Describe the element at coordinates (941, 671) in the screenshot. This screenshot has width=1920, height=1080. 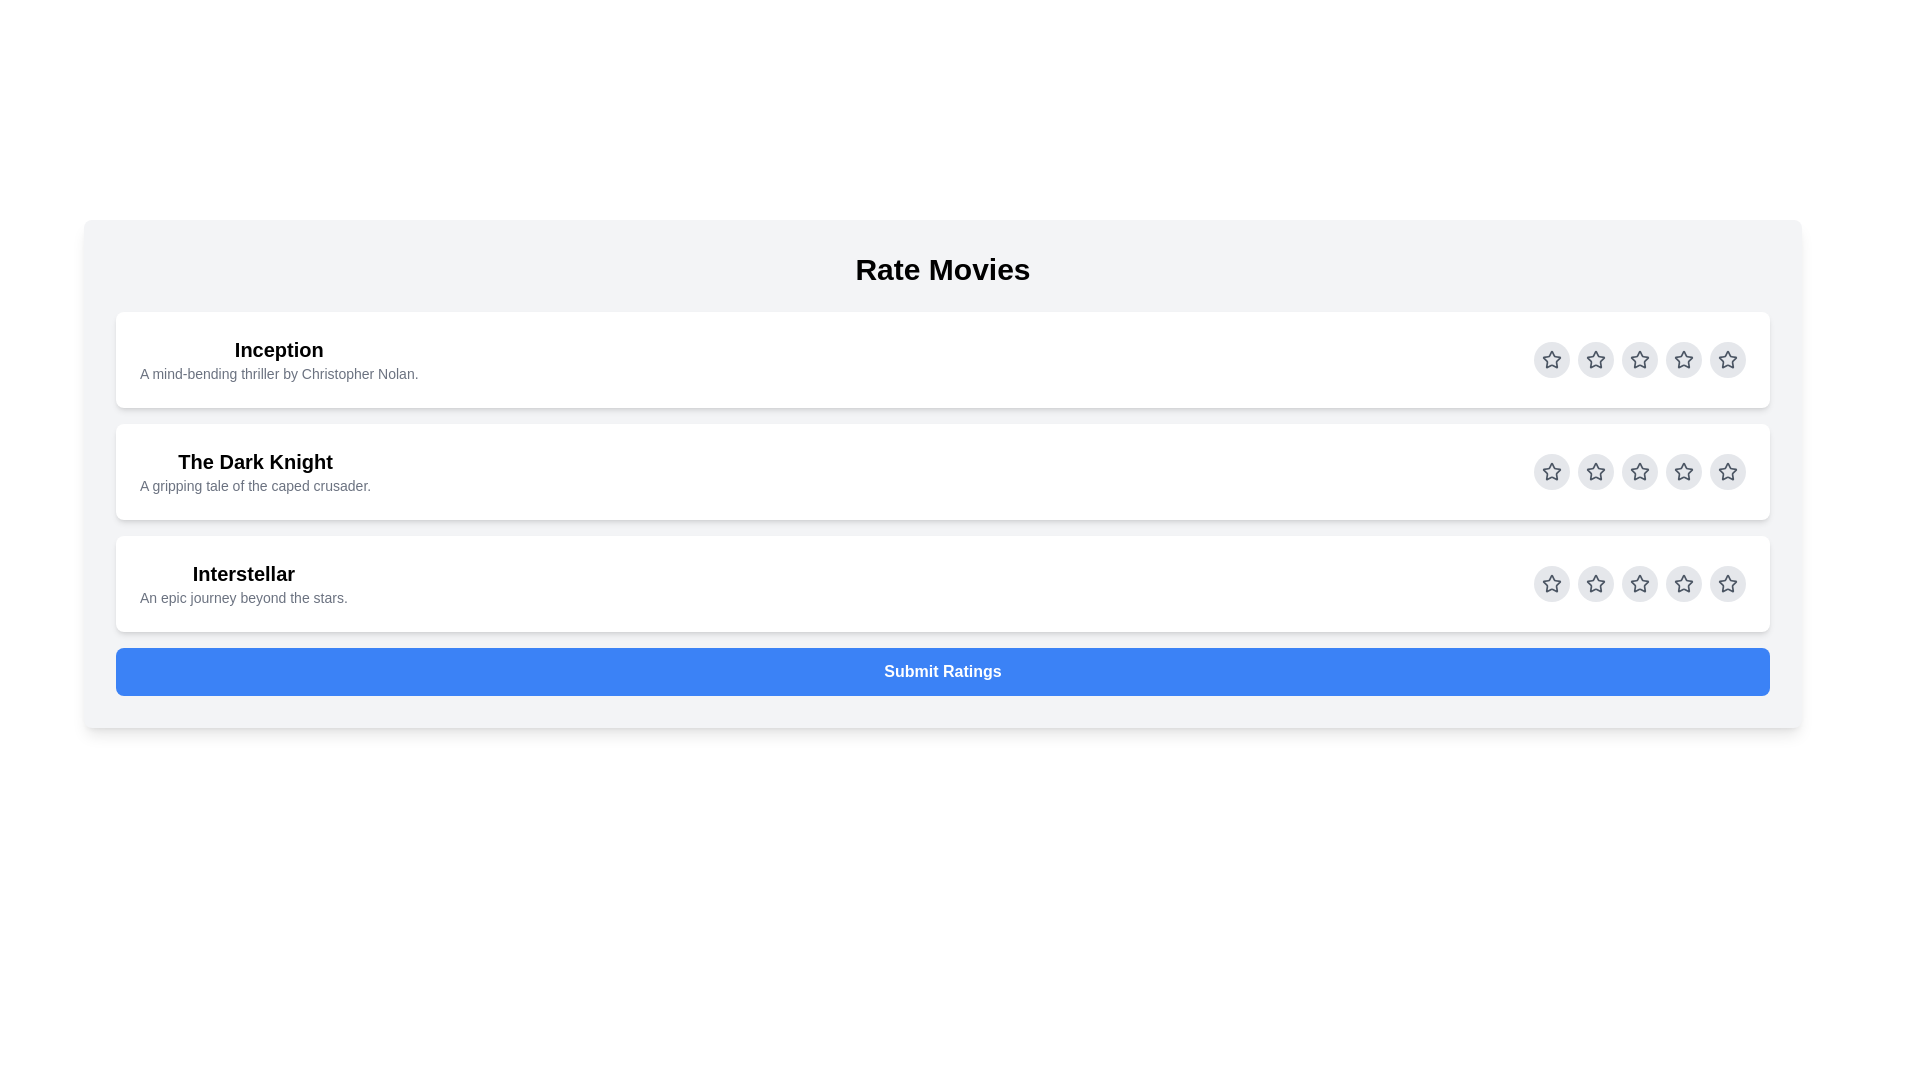
I see `the 'Submit Ratings' button to submit the ratings` at that location.